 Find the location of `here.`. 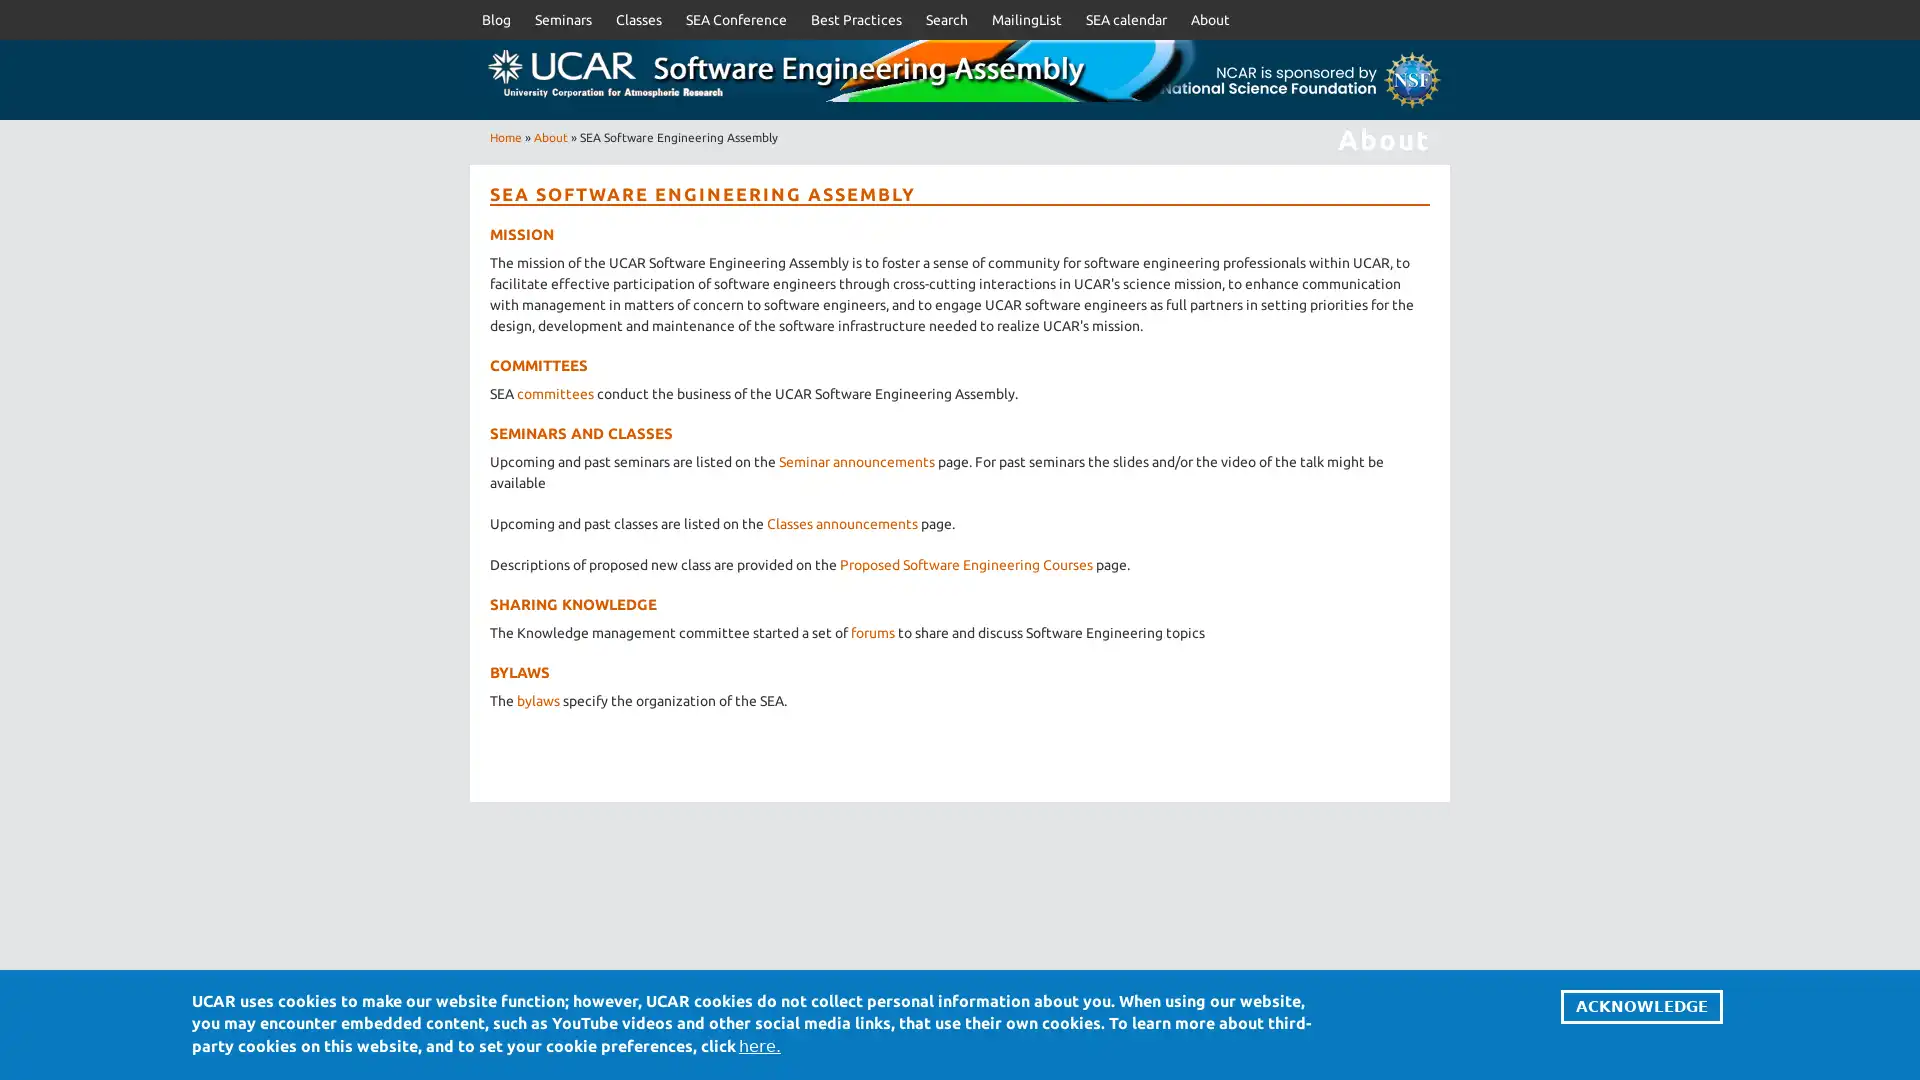

here. is located at coordinates (758, 1044).